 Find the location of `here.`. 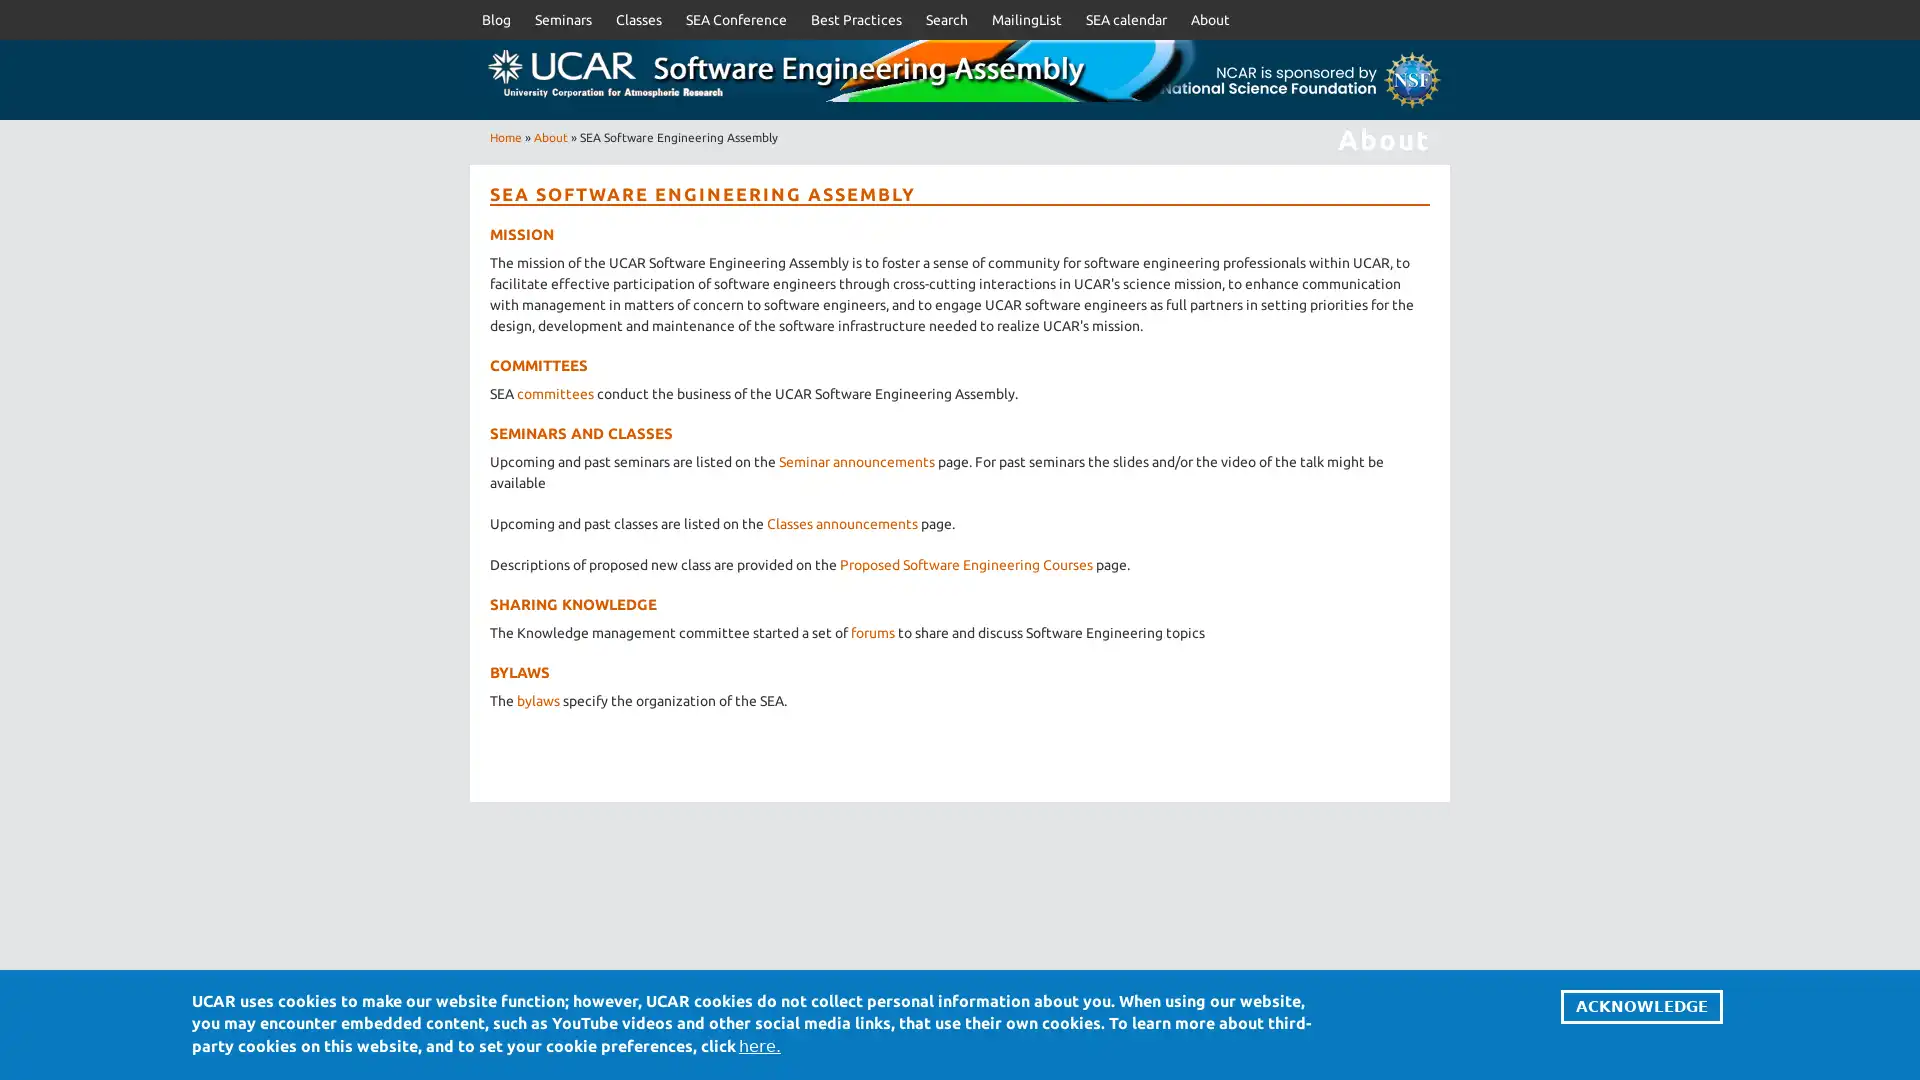

here. is located at coordinates (758, 1044).